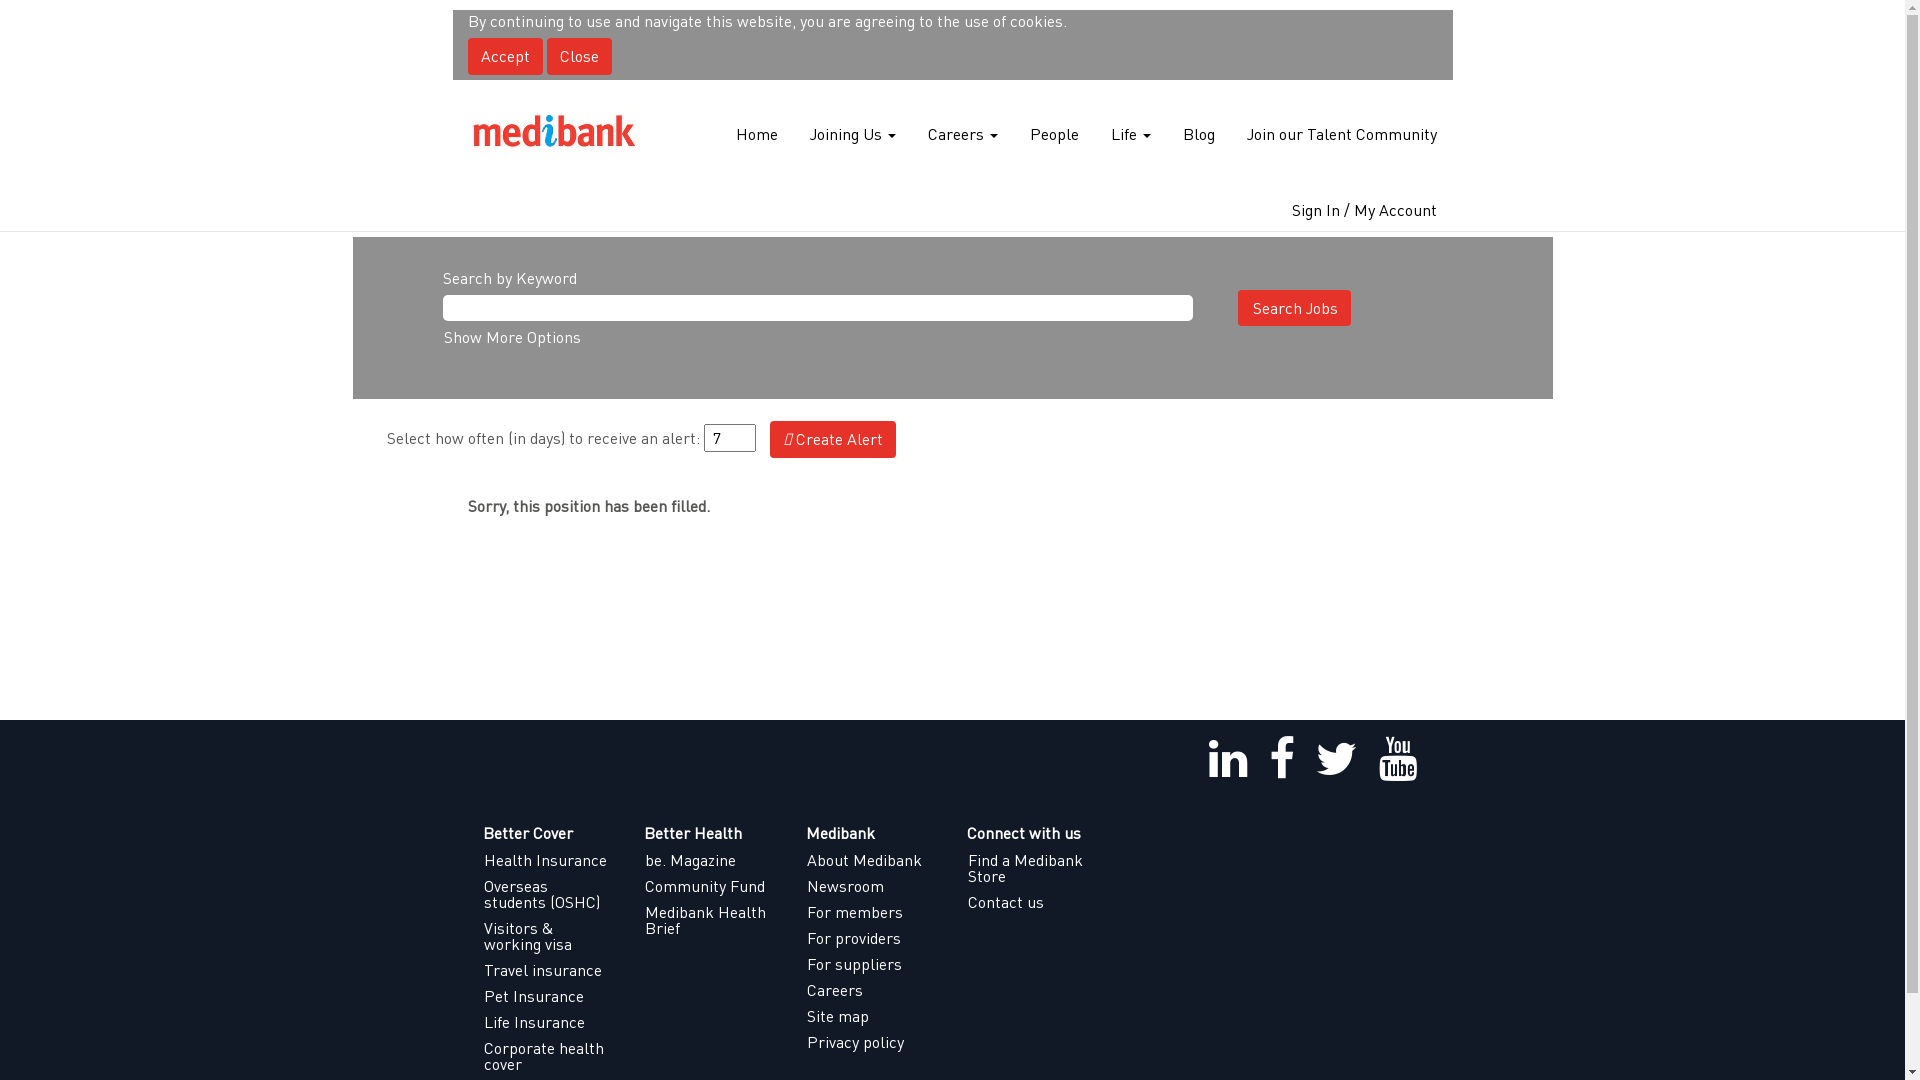  What do you see at coordinates (1227, 759) in the screenshot?
I see `'linkedin'` at bounding box center [1227, 759].